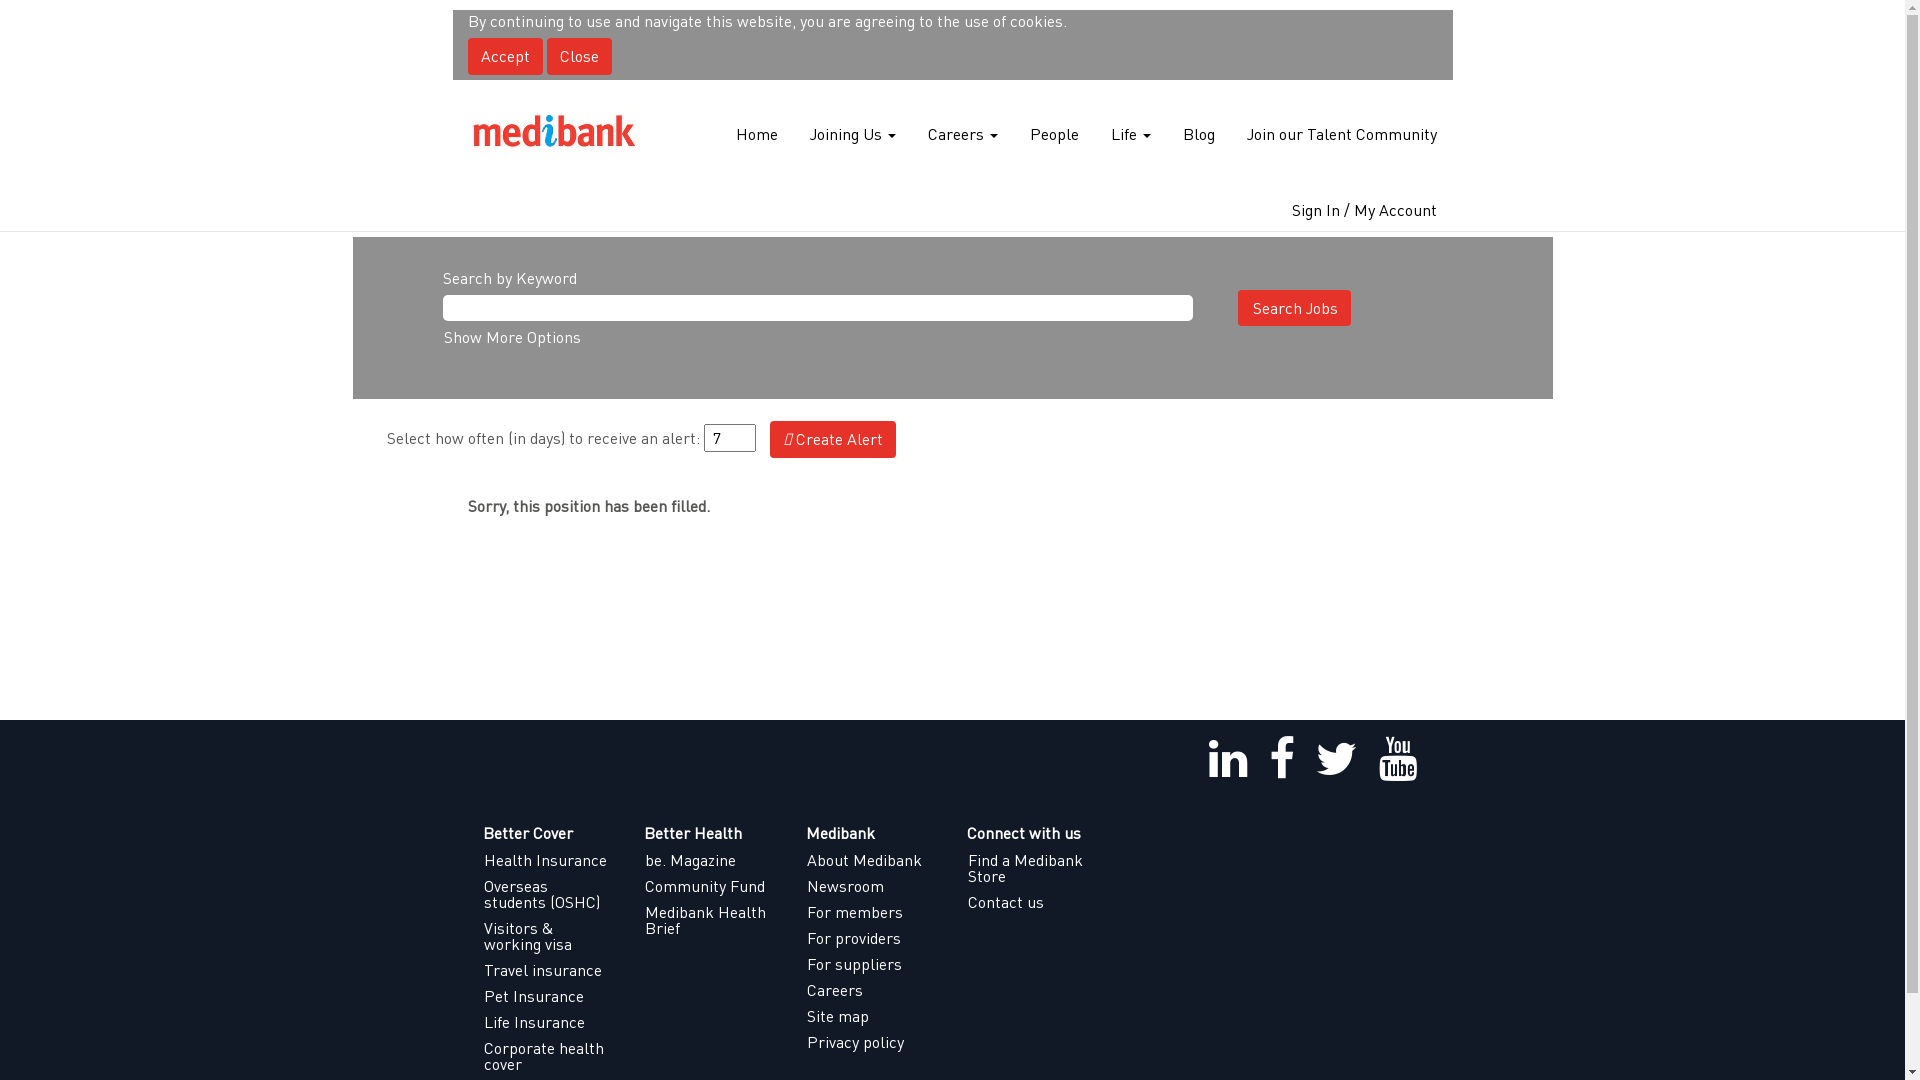  What do you see at coordinates (1227, 759) in the screenshot?
I see `'linkedin'` at bounding box center [1227, 759].